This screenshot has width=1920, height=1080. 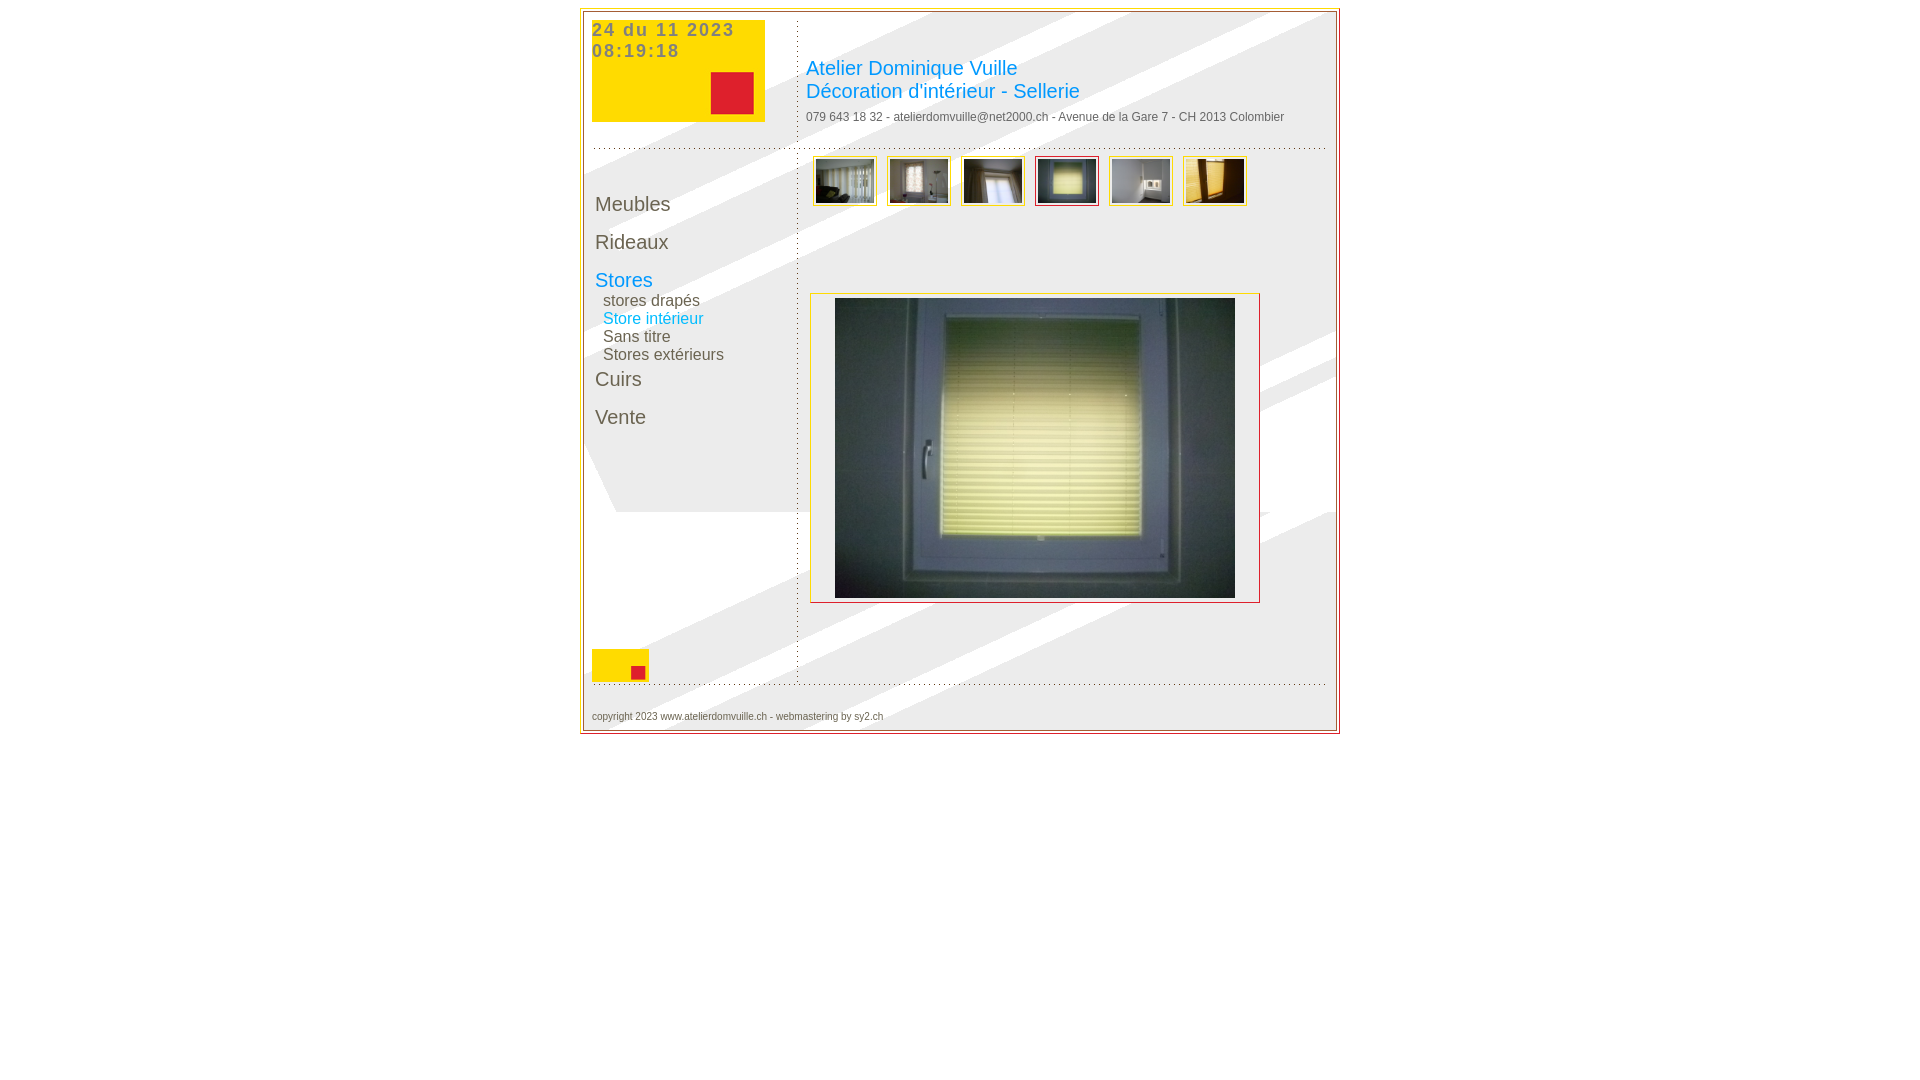 What do you see at coordinates (594, 415) in the screenshot?
I see `'Vente'` at bounding box center [594, 415].